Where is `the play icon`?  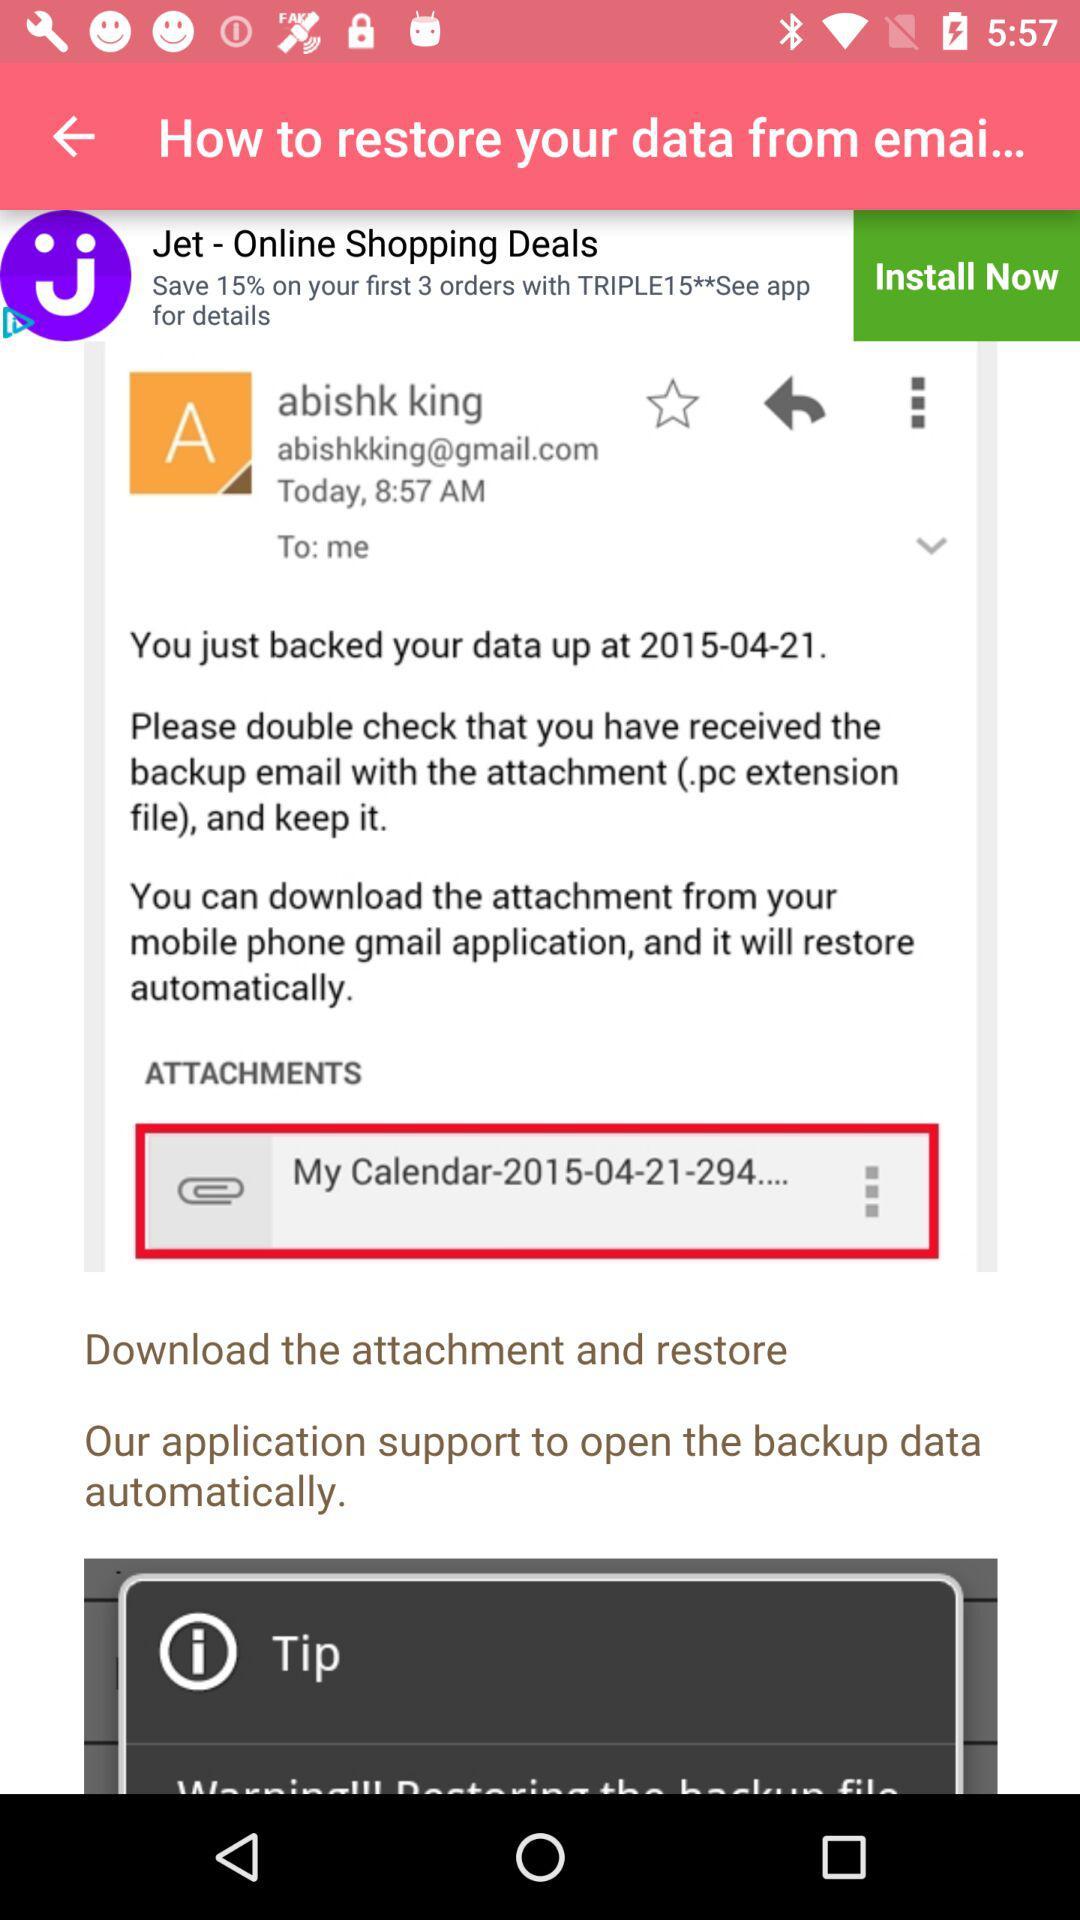
the play icon is located at coordinates (18, 322).